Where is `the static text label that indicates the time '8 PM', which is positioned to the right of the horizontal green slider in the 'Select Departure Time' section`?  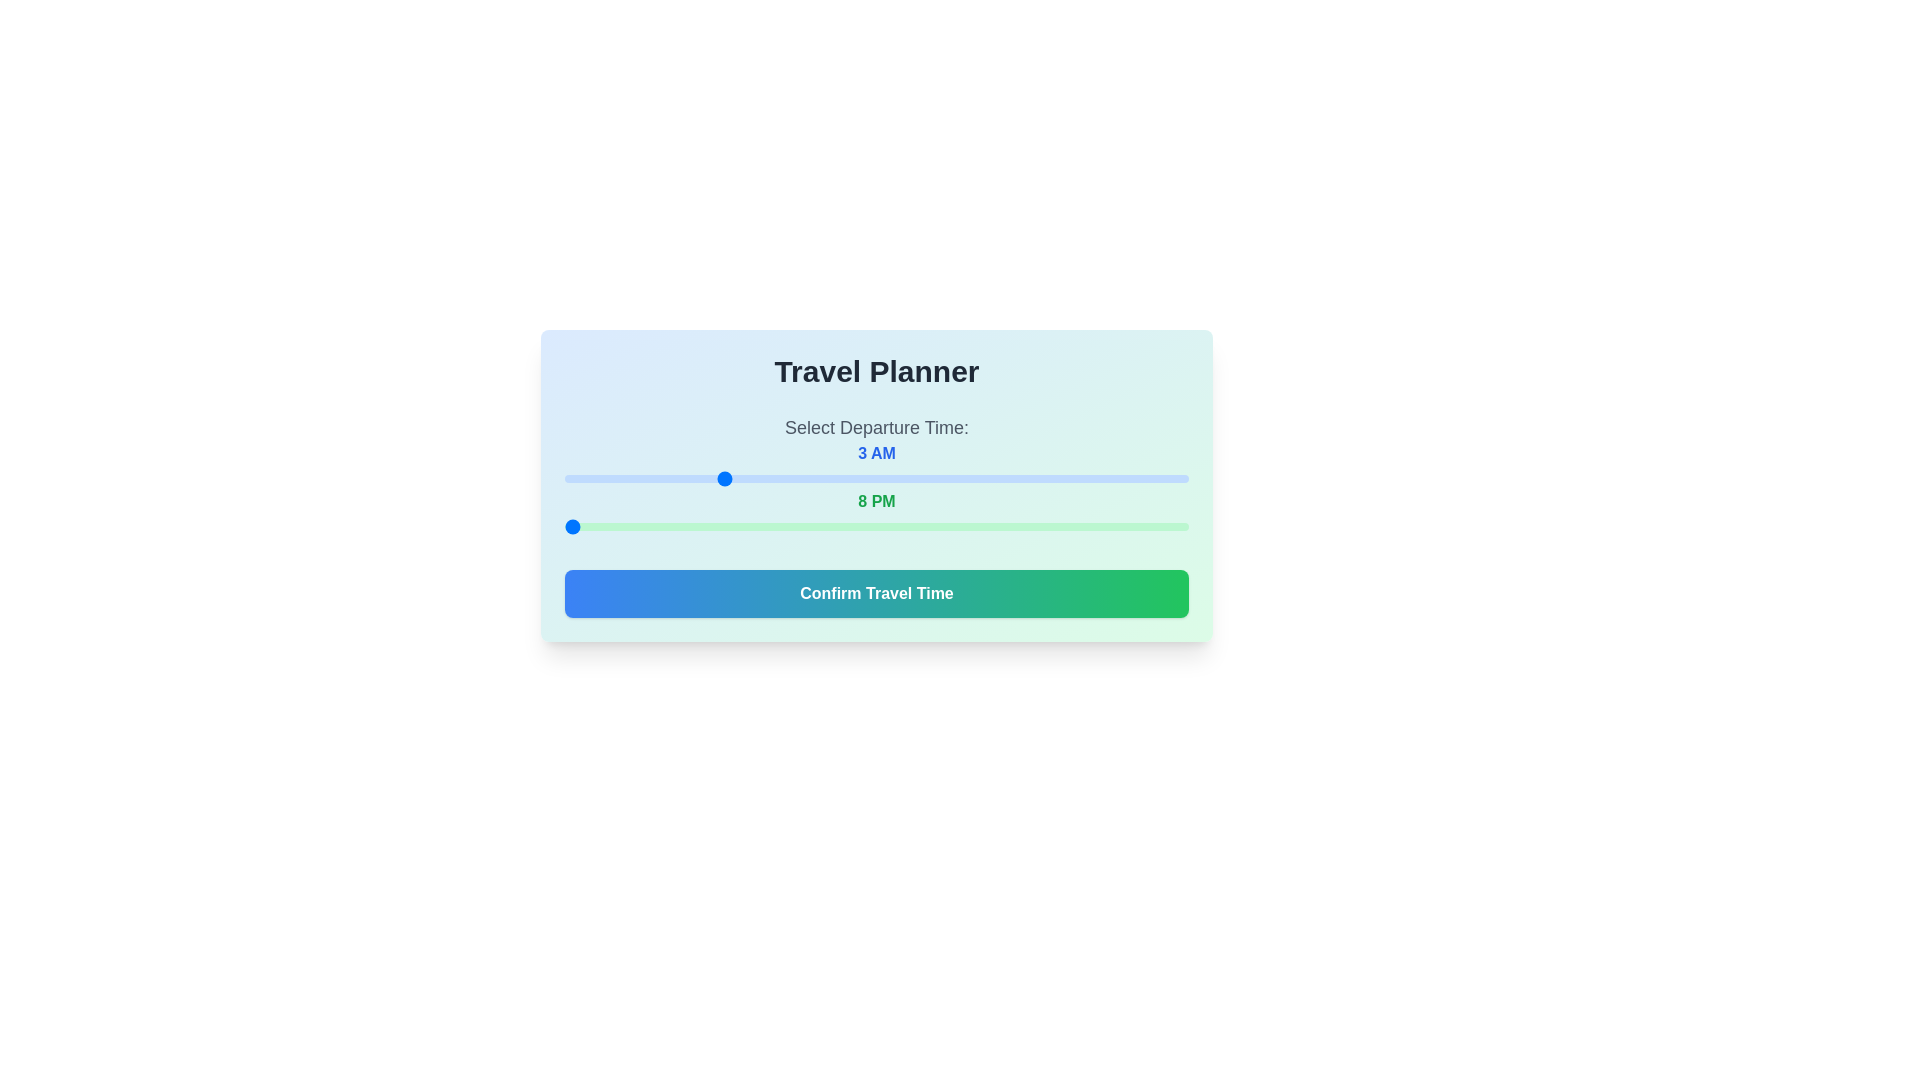
the static text label that indicates the time '8 PM', which is positioned to the right of the horizontal green slider in the 'Select Departure Time' section is located at coordinates (877, 500).